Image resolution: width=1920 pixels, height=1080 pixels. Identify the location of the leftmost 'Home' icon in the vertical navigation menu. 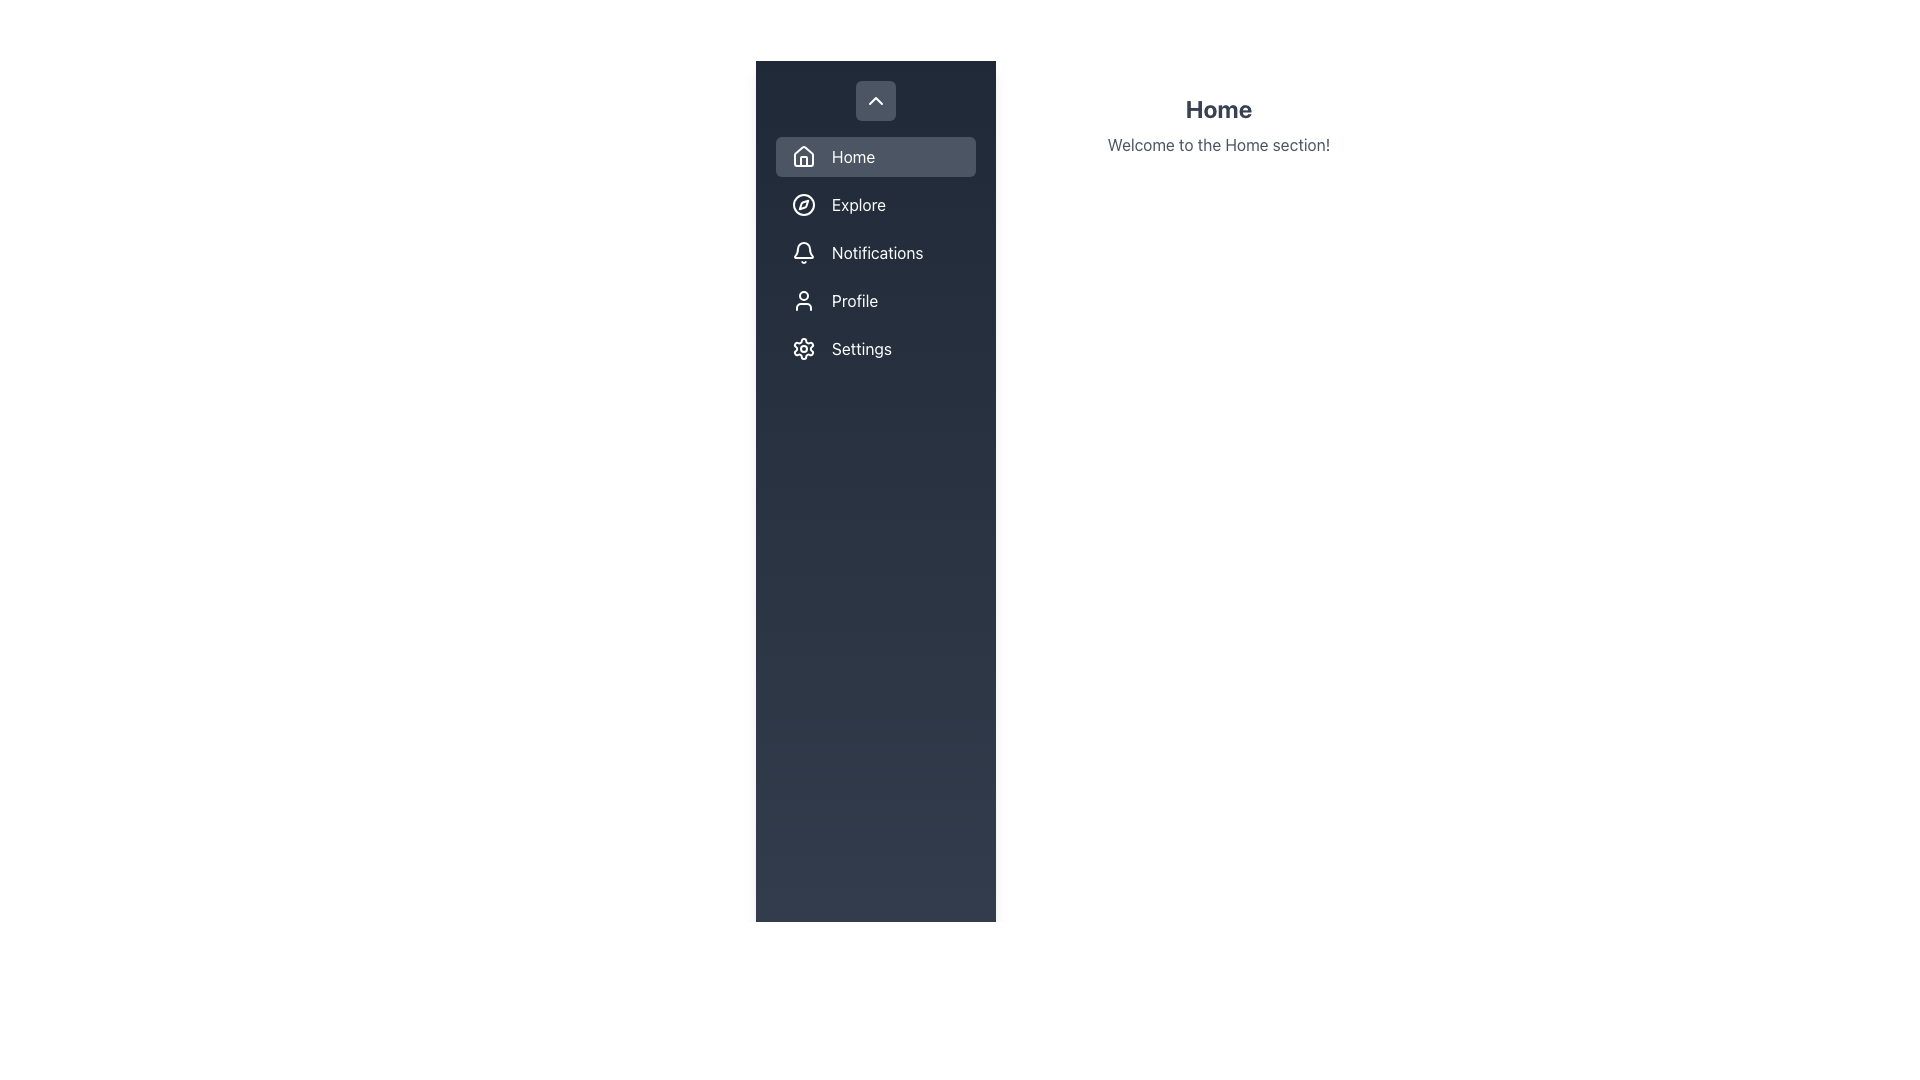
(804, 156).